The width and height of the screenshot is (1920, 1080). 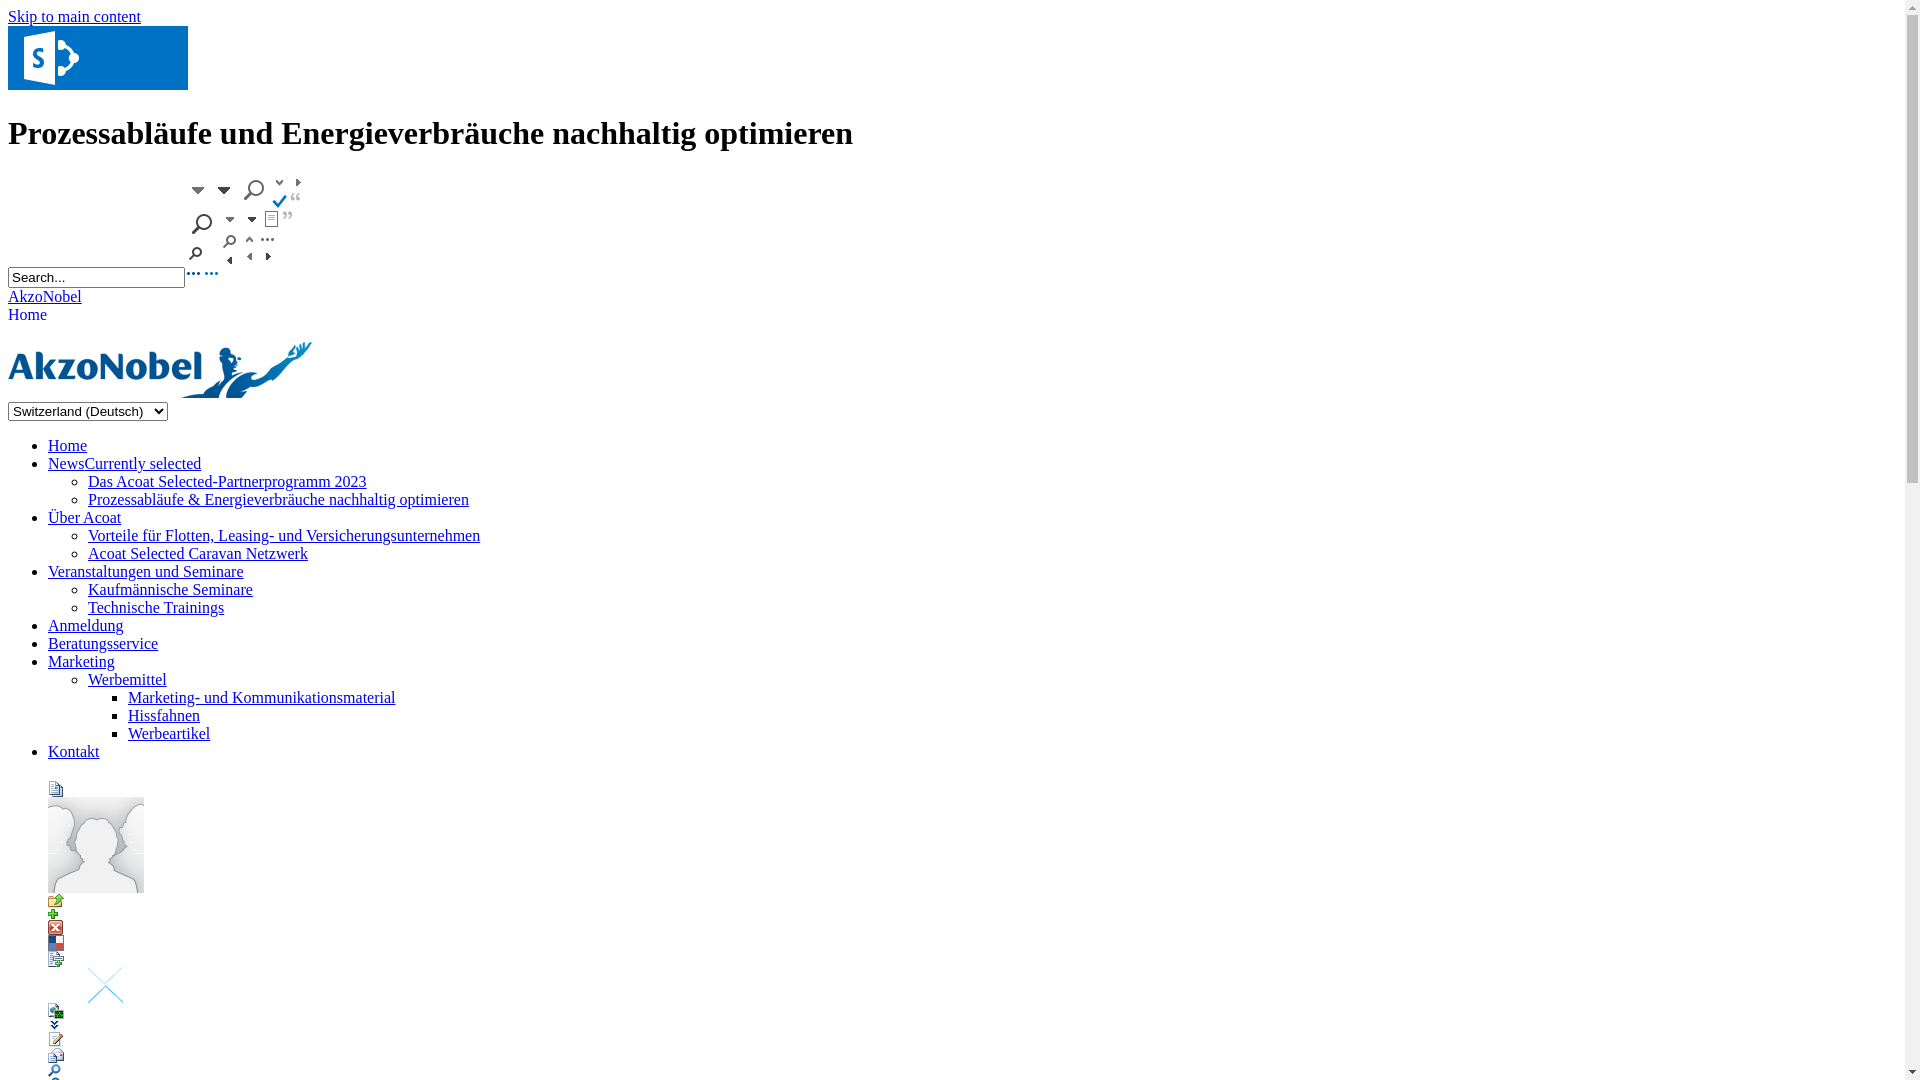 What do you see at coordinates (163, 714) in the screenshot?
I see `'Hissfahnen'` at bounding box center [163, 714].